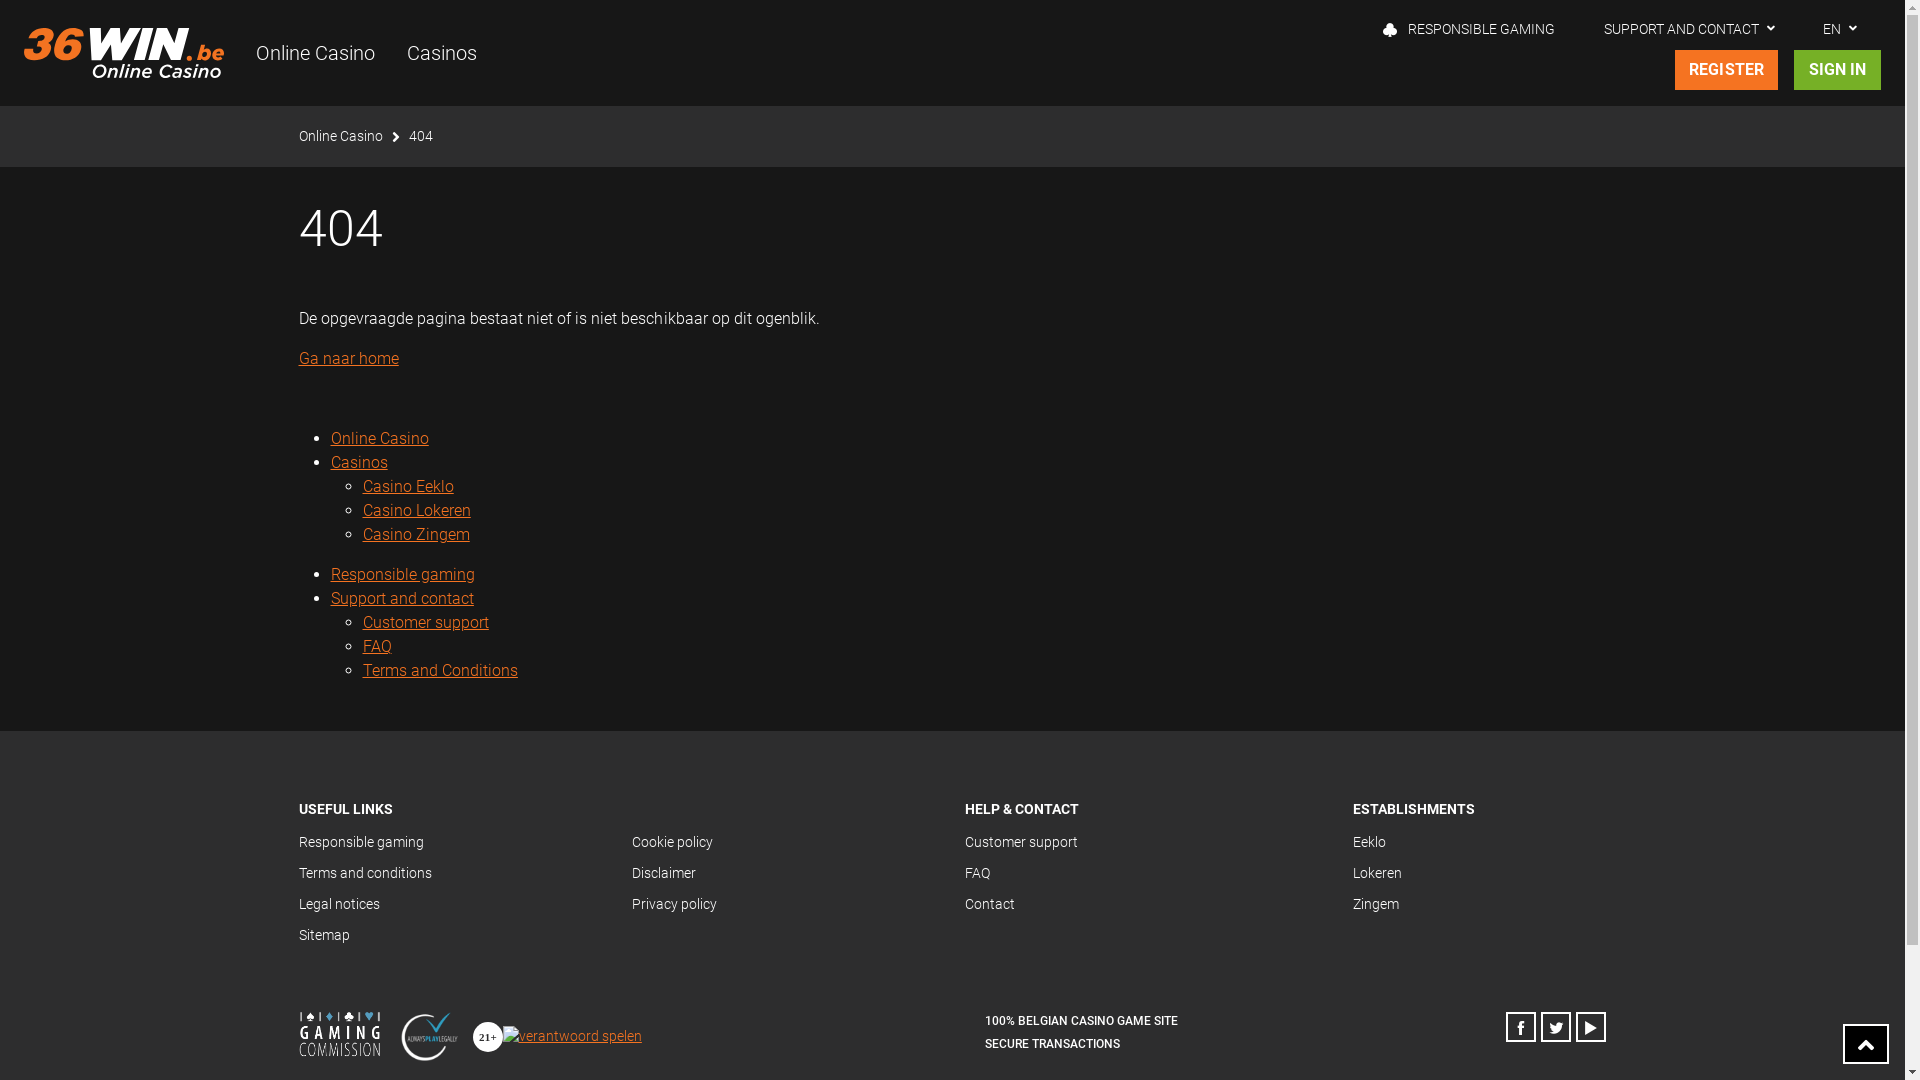  Describe the element at coordinates (1468, 29) in the screenshot. I see `'RESPONSIBLE GAMING'` at that location.